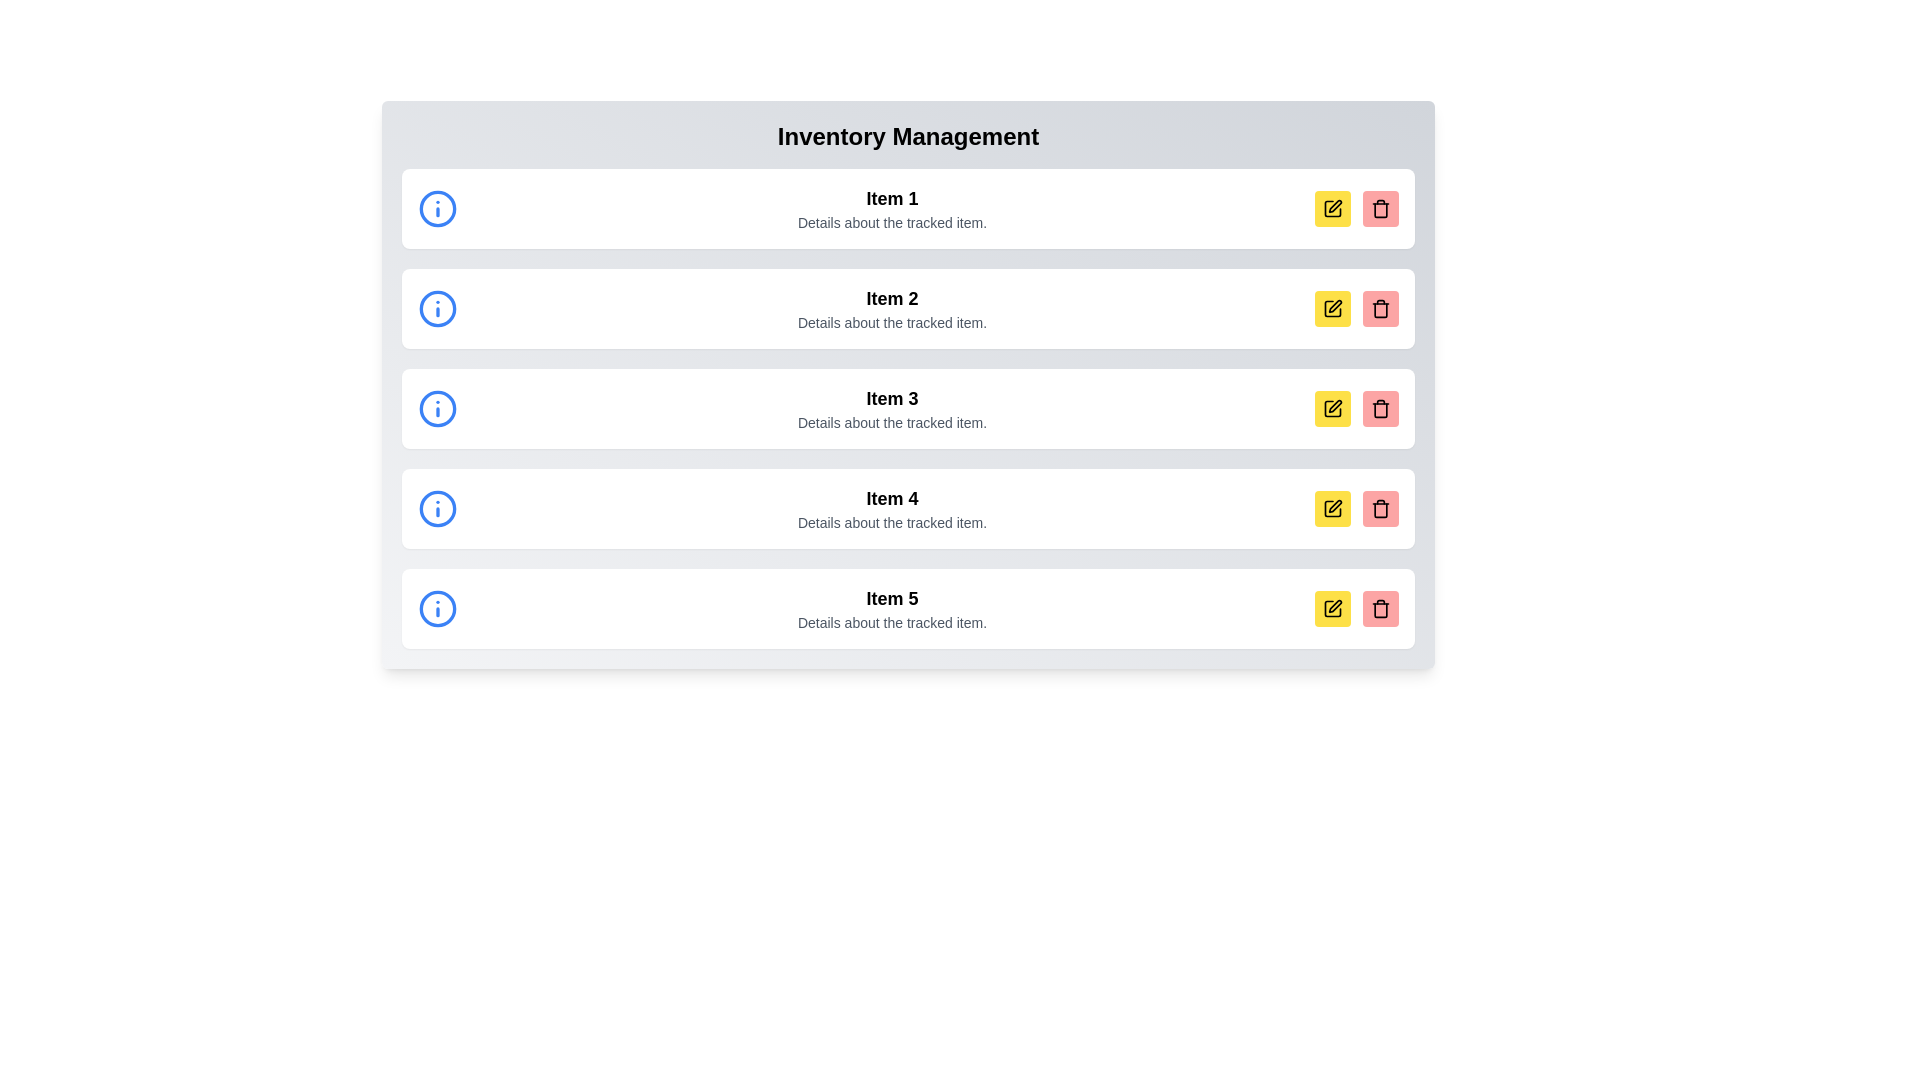 Image resolution: width=1920 pixels, height=1080 pixels. Describe the element at coordinates (1357, 308) in the screenshot. I see `the delete button in the grouped action buttons located in the second row of the list view under 'Item 2 - Details about the tracked item.'` at that location.